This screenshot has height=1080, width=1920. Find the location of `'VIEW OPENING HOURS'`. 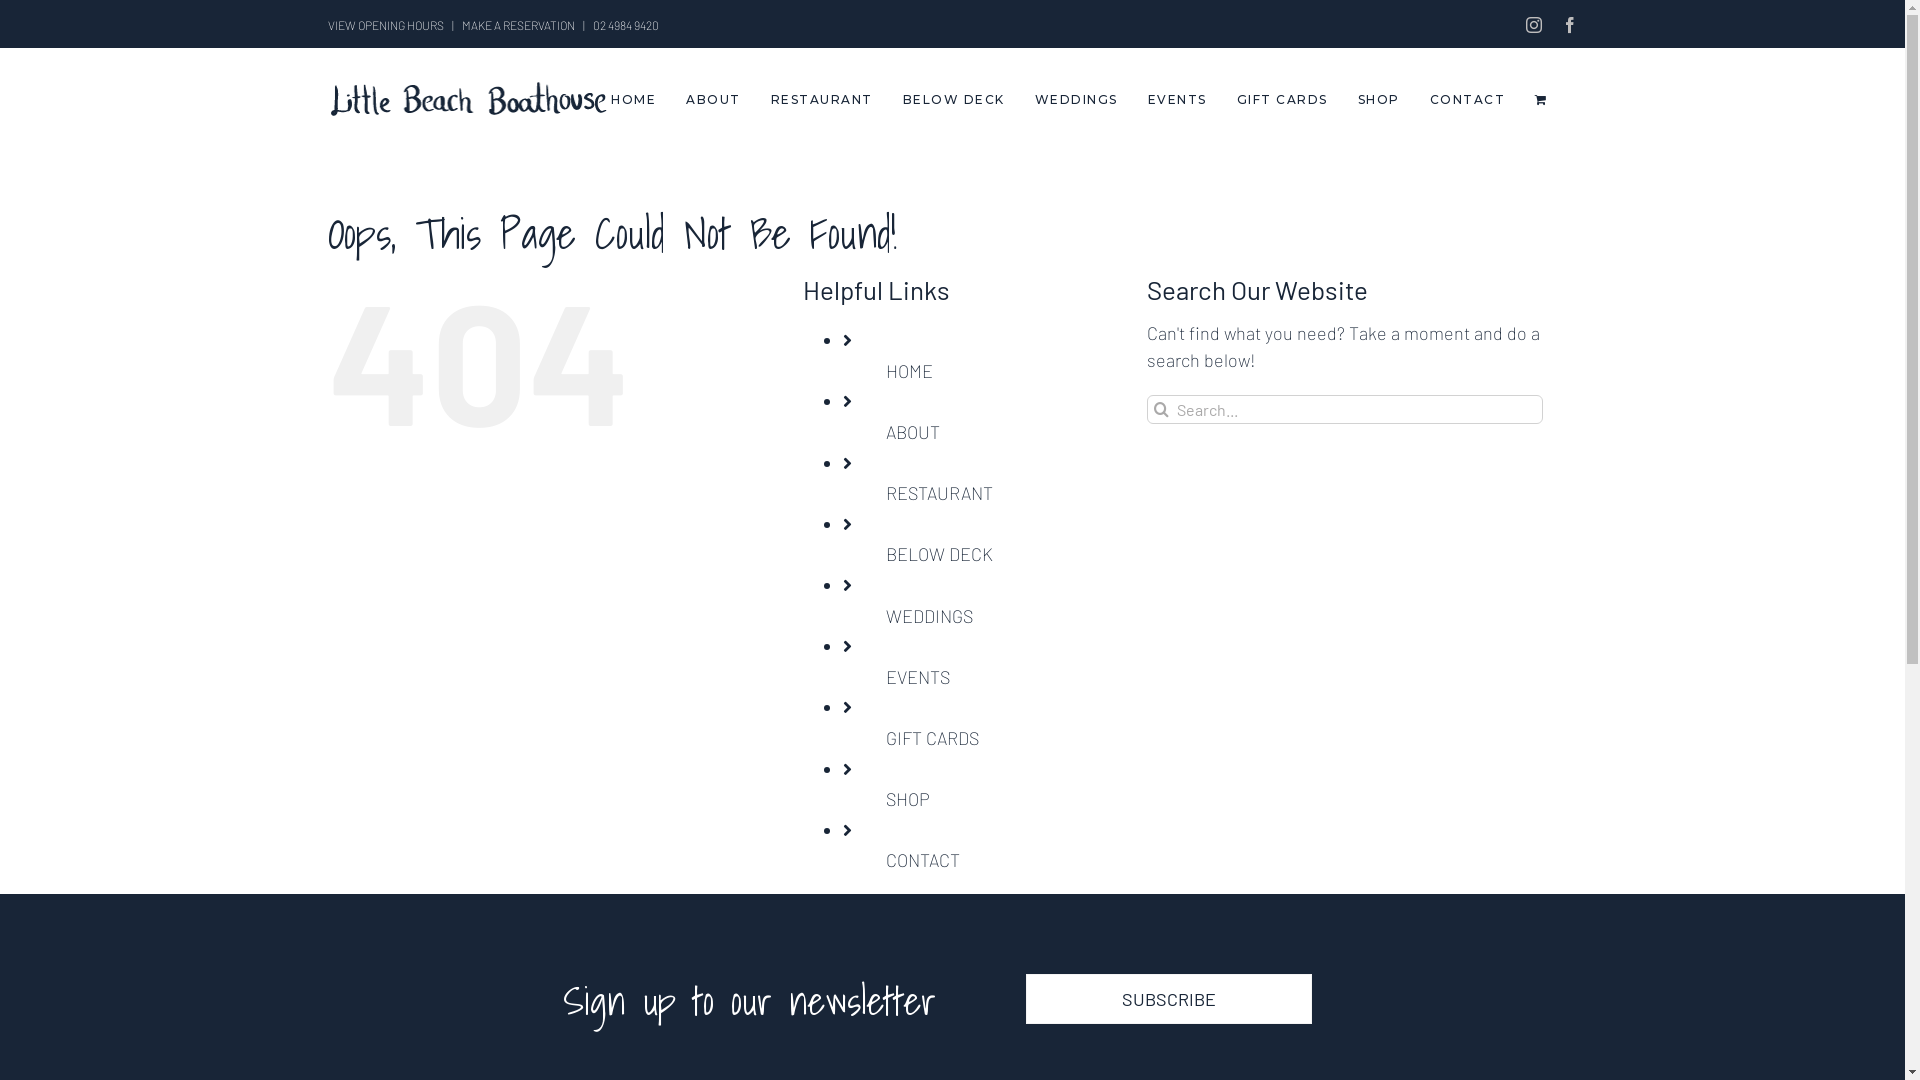

'VIEW OPENING HOURS' is located at coordinates (385, 24).